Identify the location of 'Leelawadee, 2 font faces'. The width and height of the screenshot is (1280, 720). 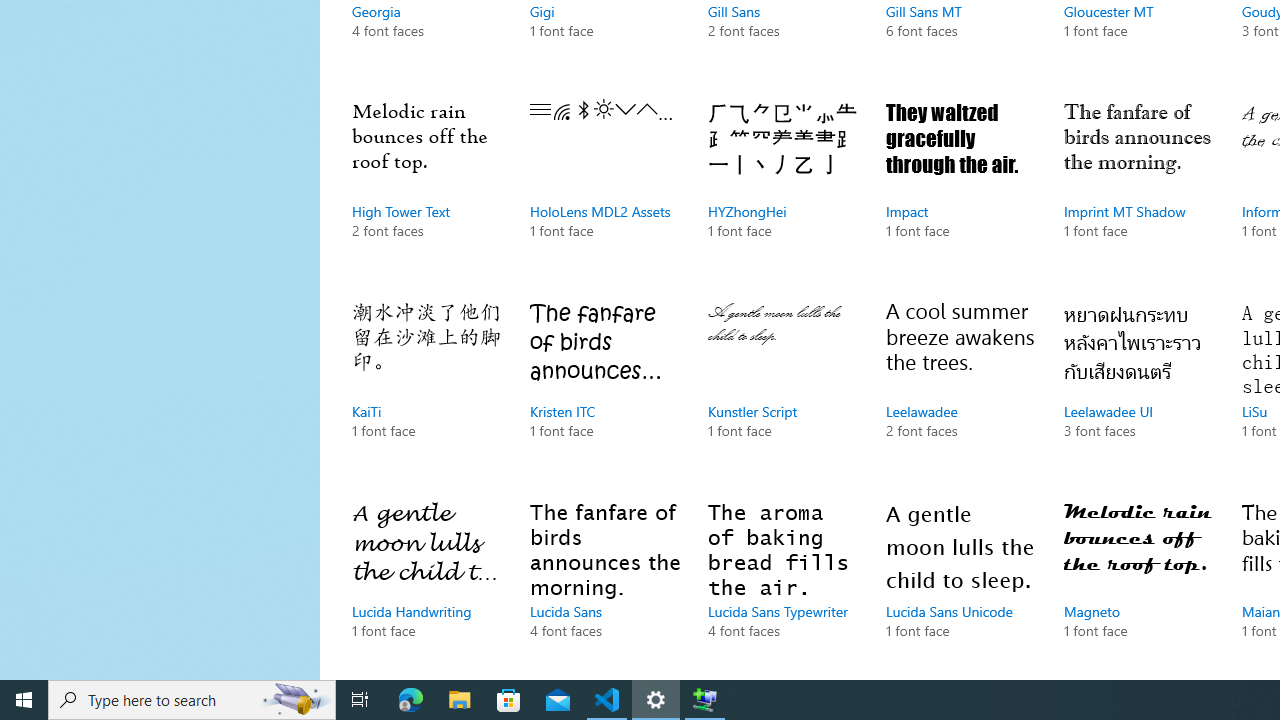
(961, 390).